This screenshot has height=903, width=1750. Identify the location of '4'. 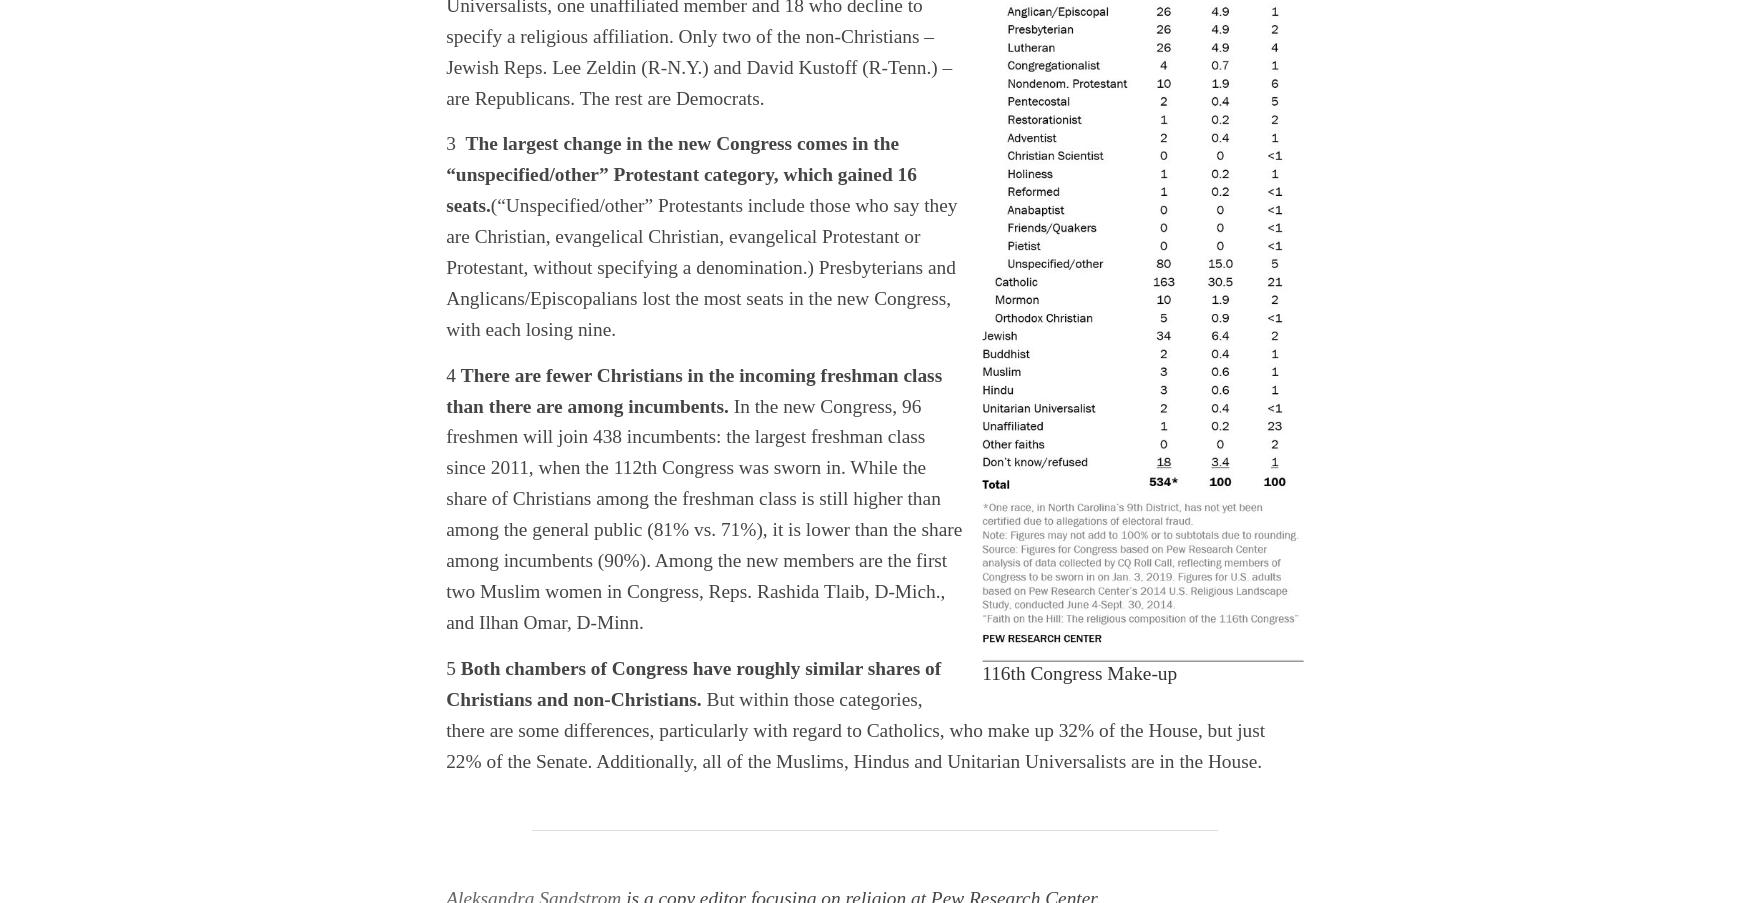
(446, 374).